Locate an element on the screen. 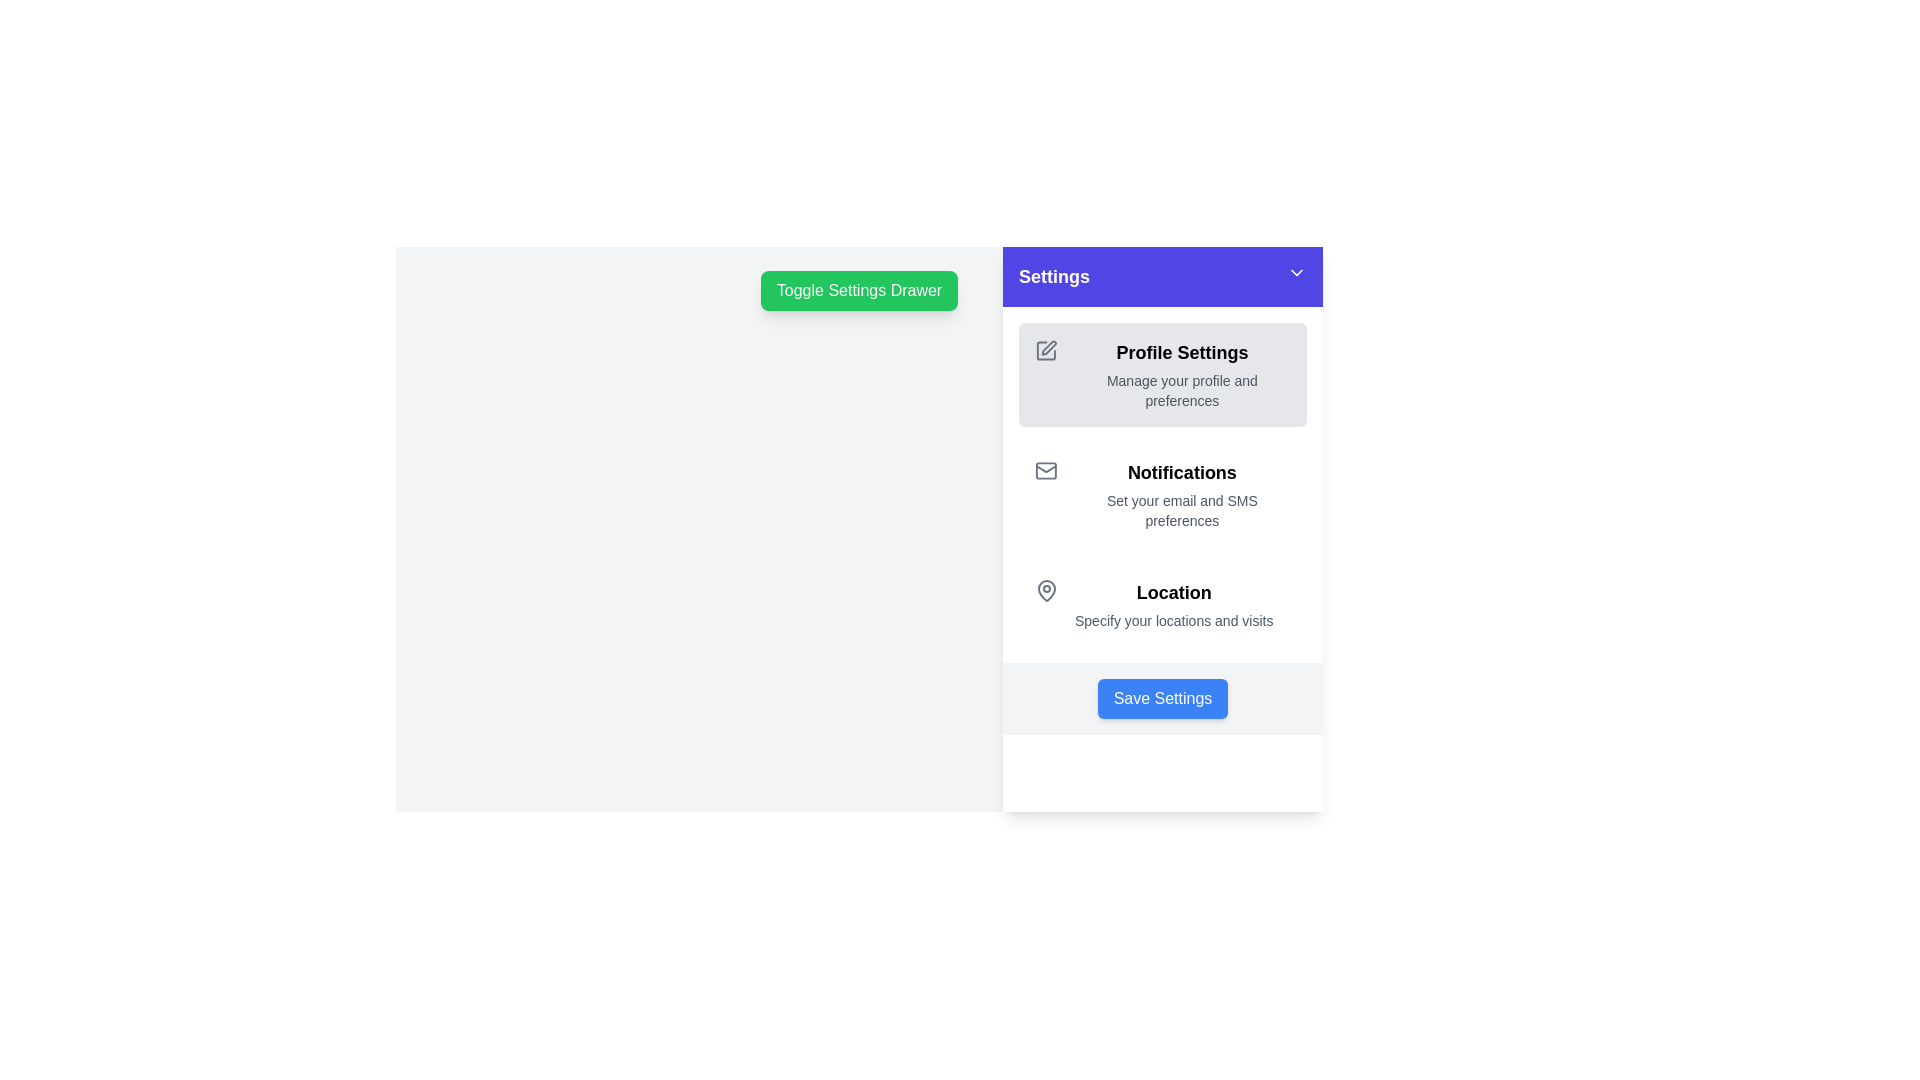  to select or open the 'Notifications' section, which features a bold heading and an email icon, located as the second item in the vertical list within the 'Settings' panel is located at coordinates (1162, 494).